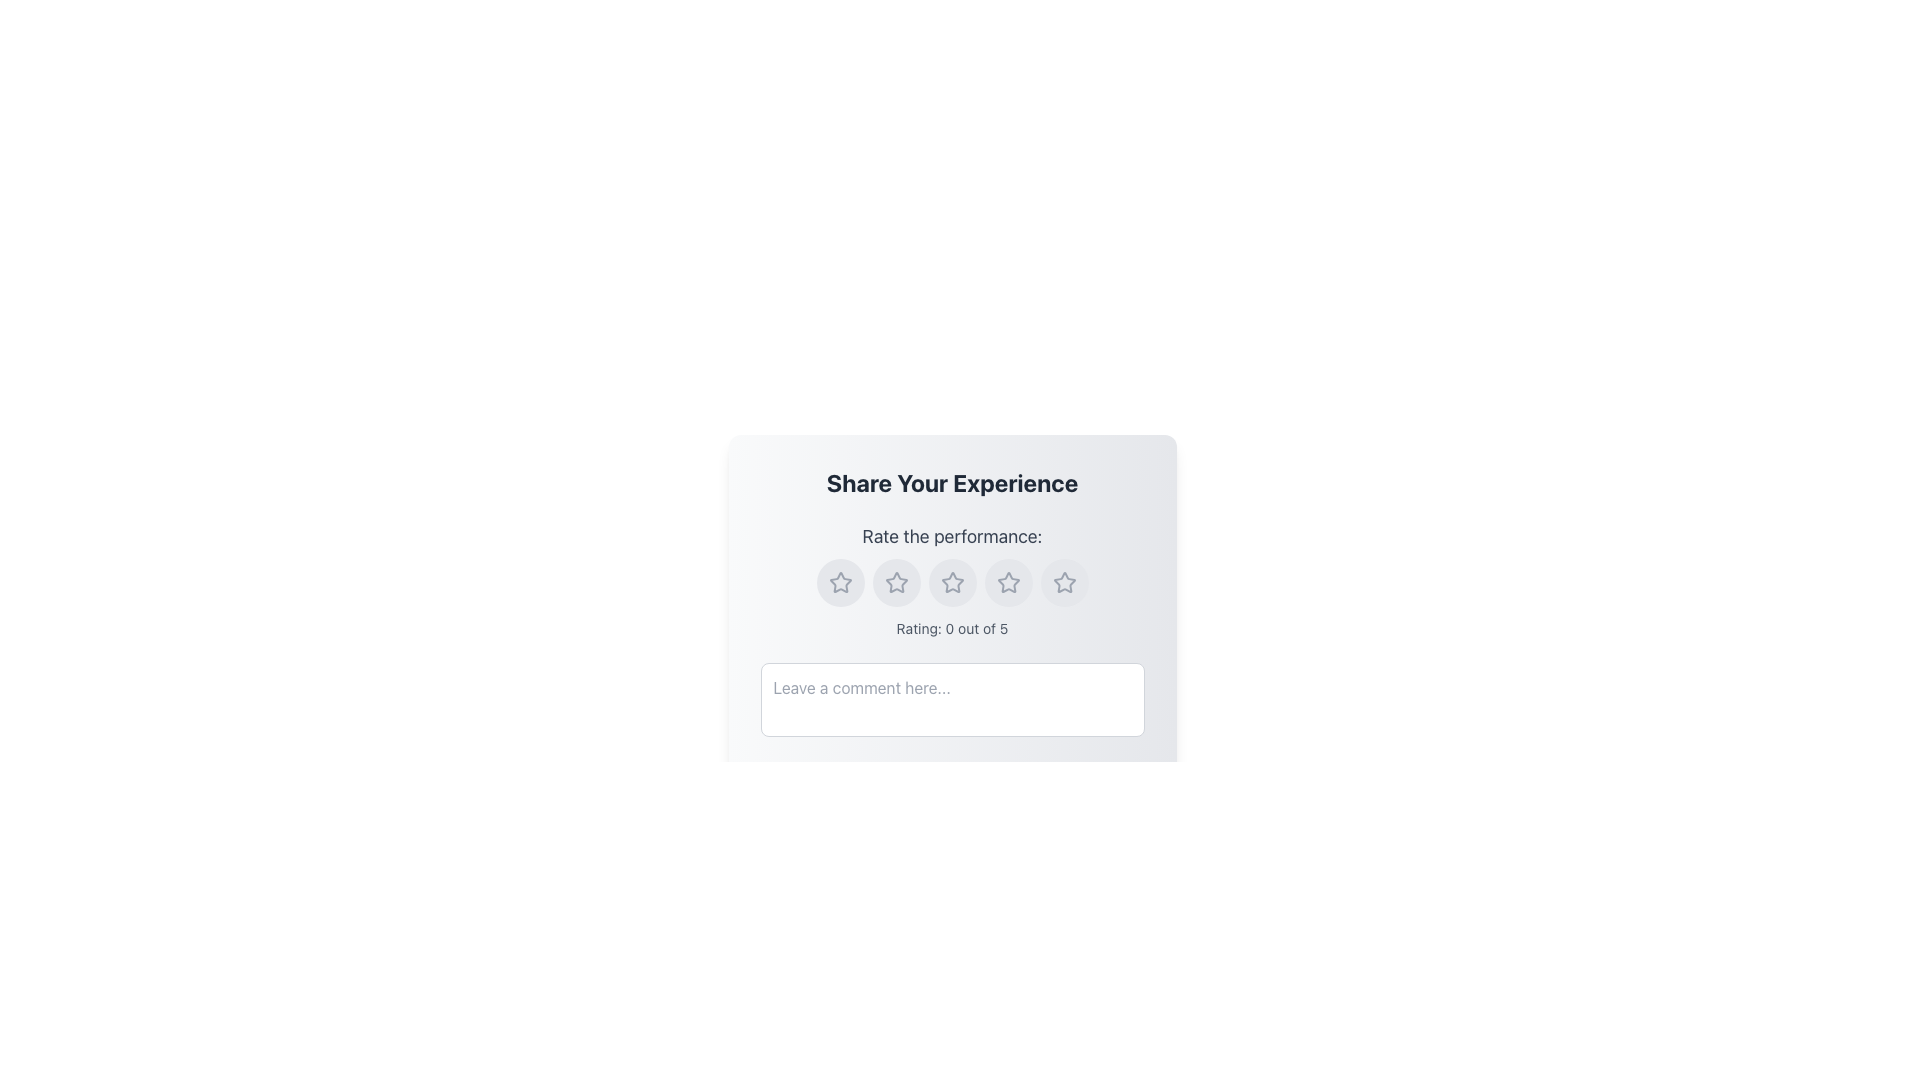  What do you see at coordinates (951, 582) in the screenshot?
I see `the star in the rating widget located beneath the text 'Rate the performance:'` at bounding box center [951, 582].